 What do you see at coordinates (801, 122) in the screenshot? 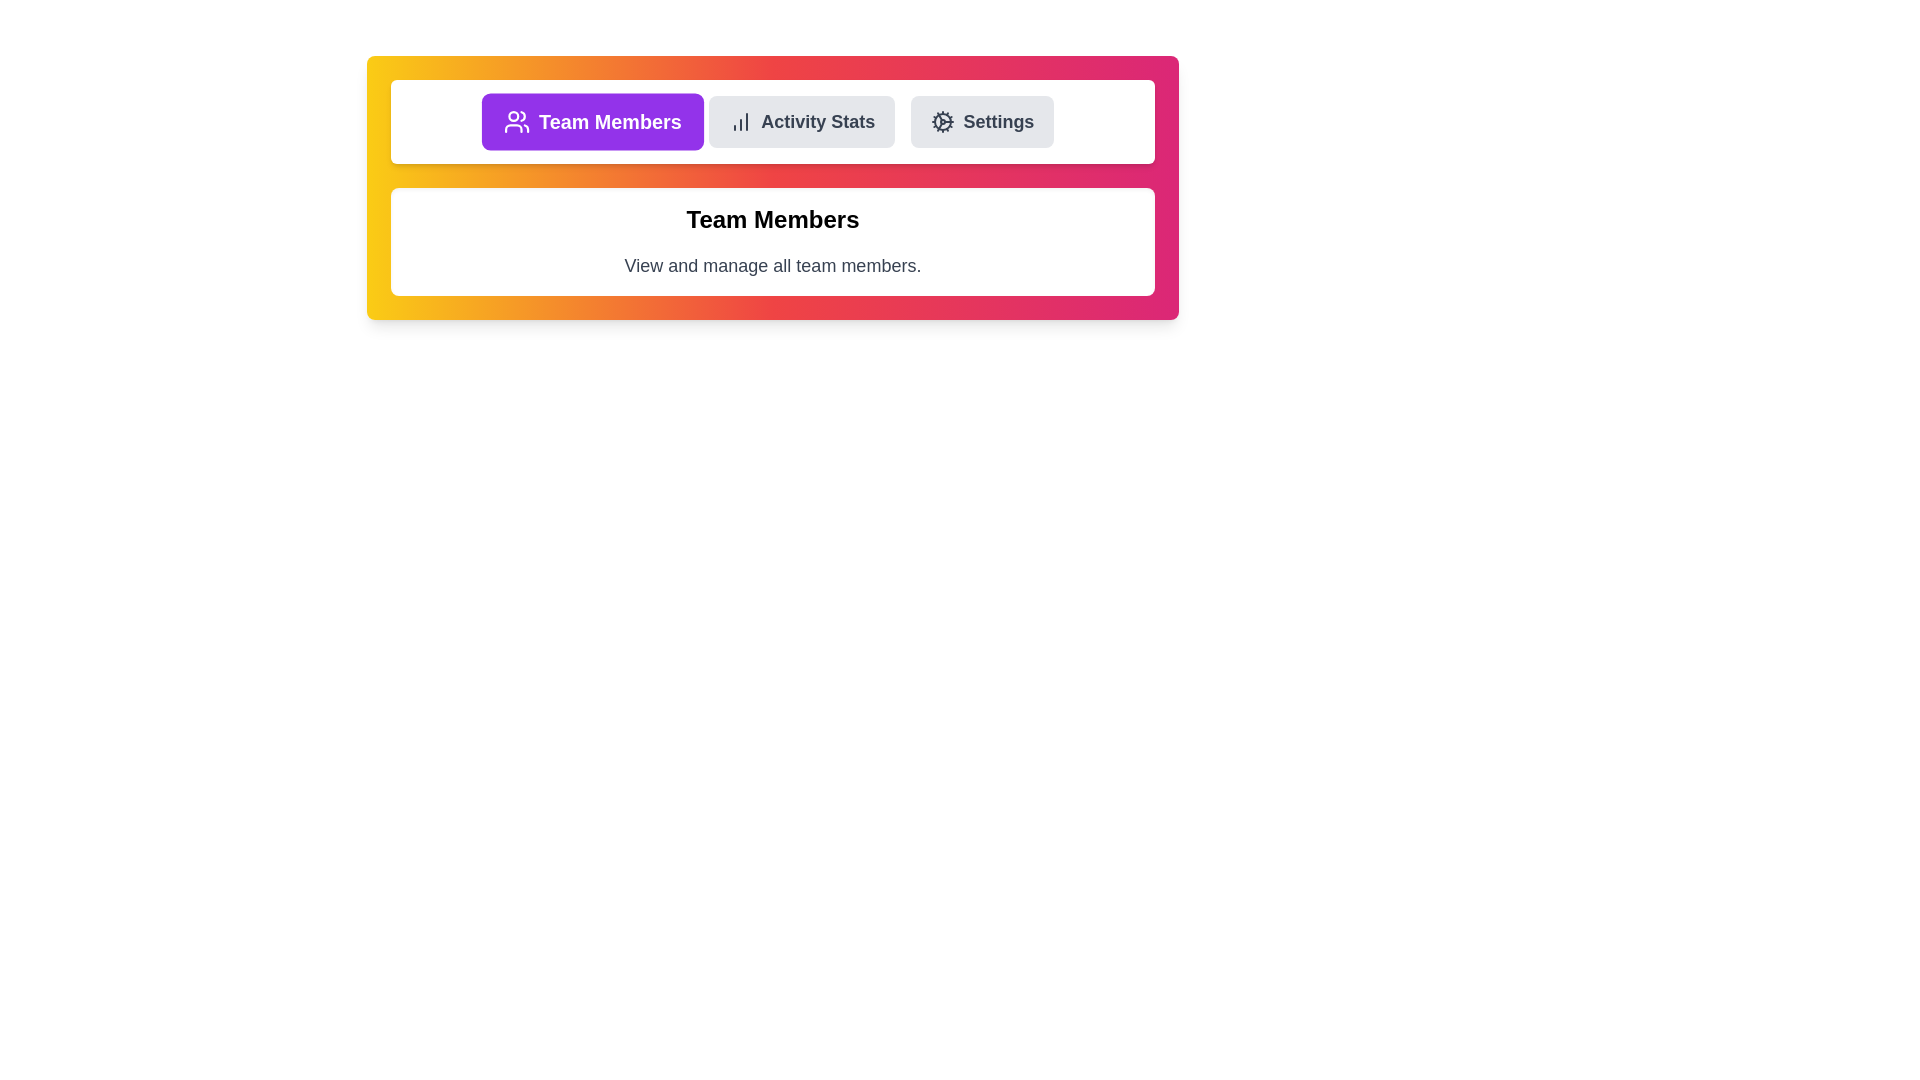
I see `the tab labeled Activity Stats to view its description` at bounding box center [801, 122].